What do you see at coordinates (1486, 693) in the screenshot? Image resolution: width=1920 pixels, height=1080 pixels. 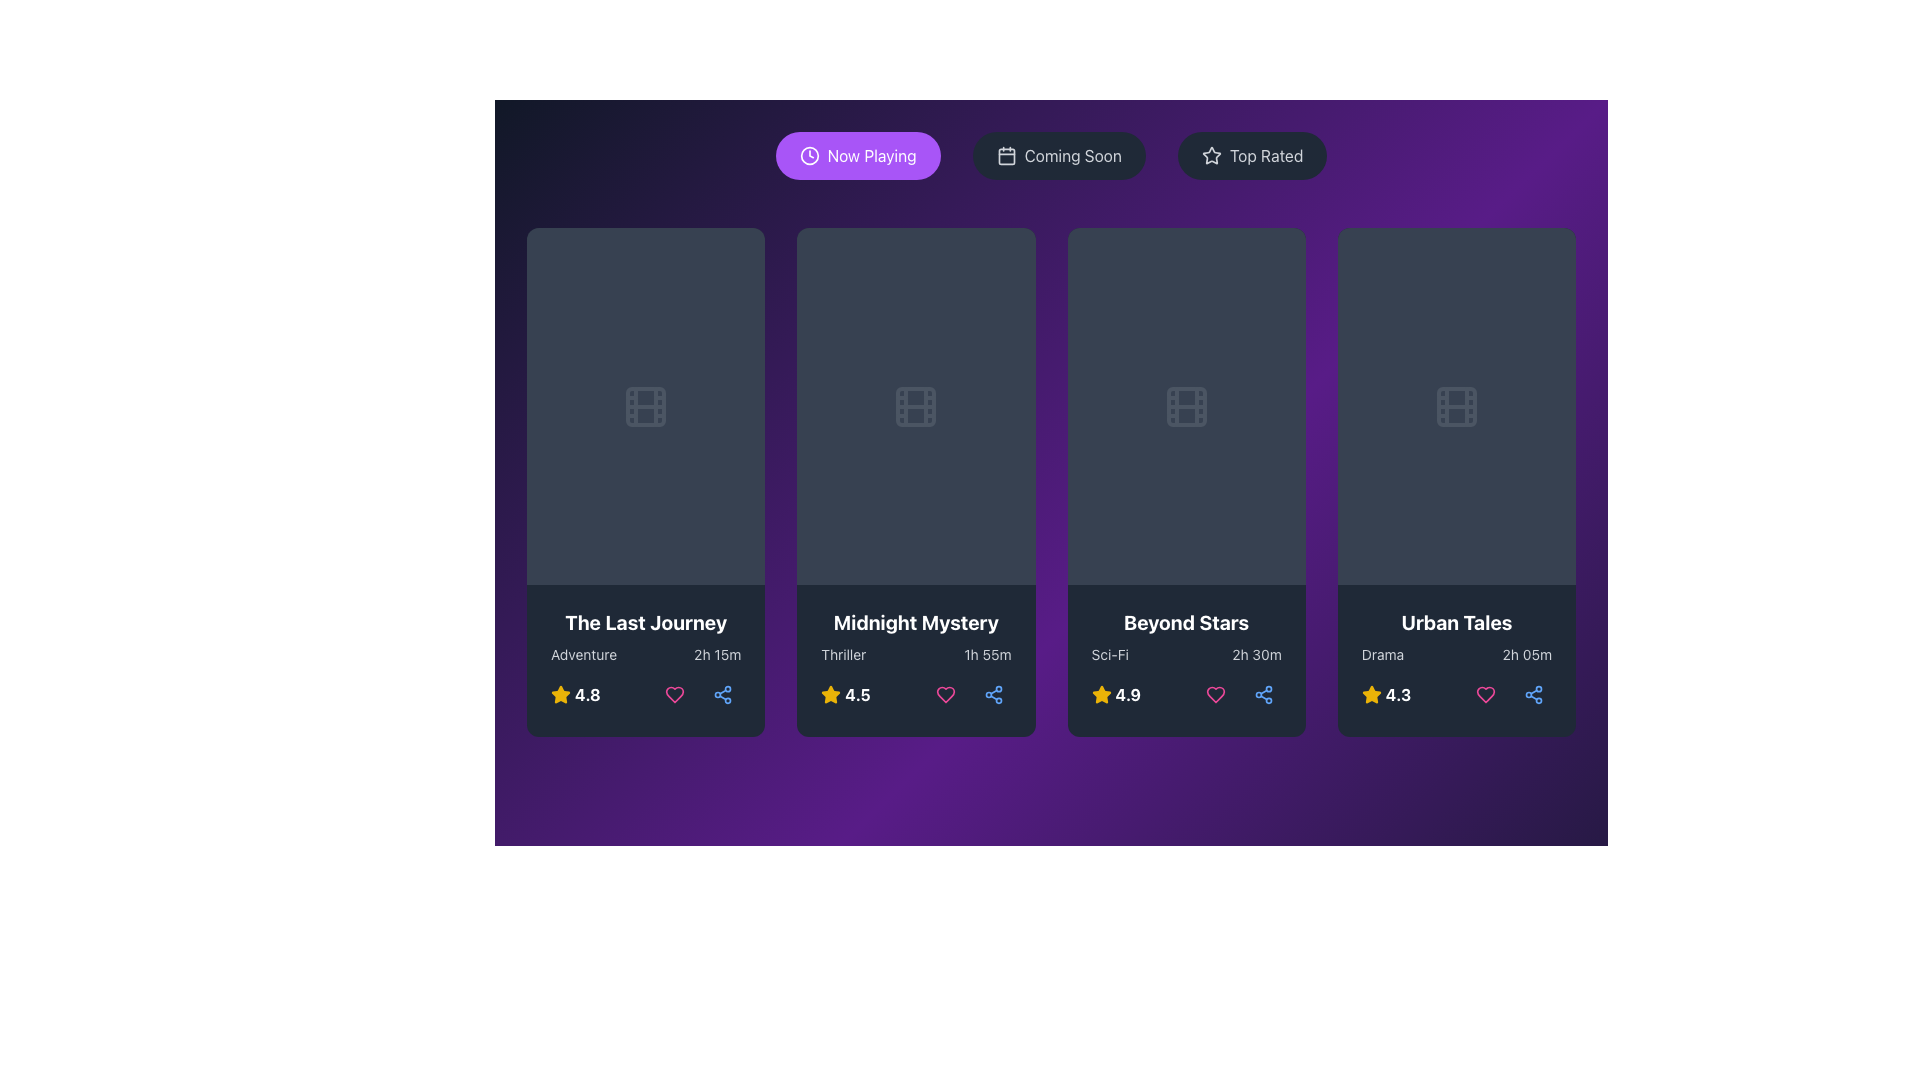 I see `the heart-shaped icon representing the 'like' feature for the movie 'Urban Tales'` at bounding box center [1486, 693].